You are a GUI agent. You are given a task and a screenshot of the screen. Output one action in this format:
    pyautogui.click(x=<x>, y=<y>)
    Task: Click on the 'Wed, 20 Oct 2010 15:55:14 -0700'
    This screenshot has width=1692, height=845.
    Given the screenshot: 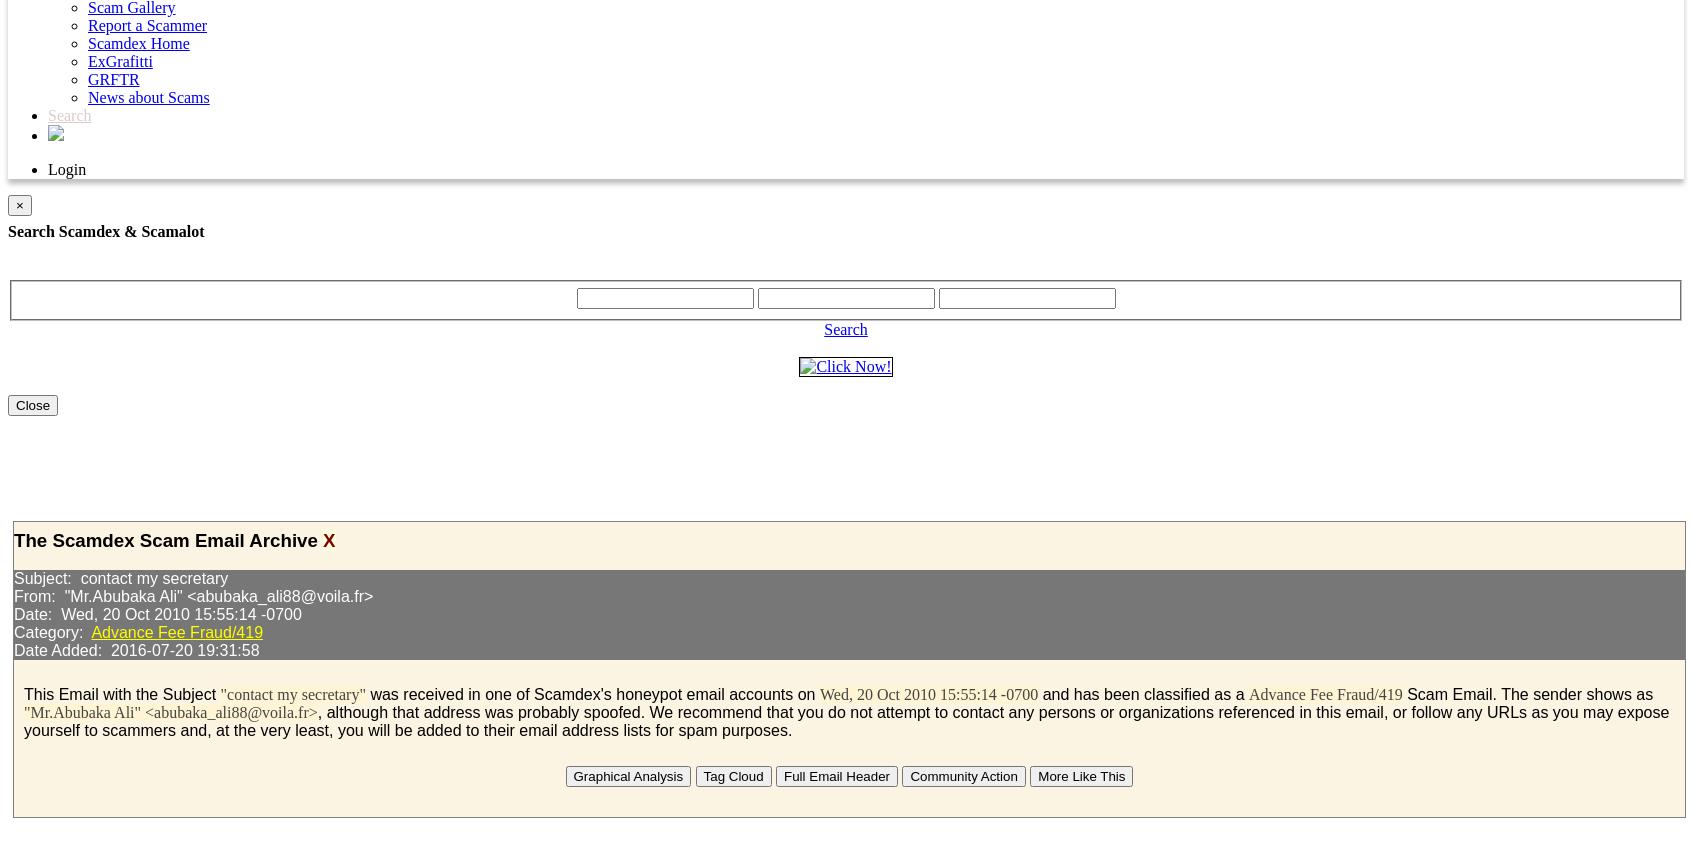 What is the action you would take?
    pyautogui.click(x=928, y=693)
    